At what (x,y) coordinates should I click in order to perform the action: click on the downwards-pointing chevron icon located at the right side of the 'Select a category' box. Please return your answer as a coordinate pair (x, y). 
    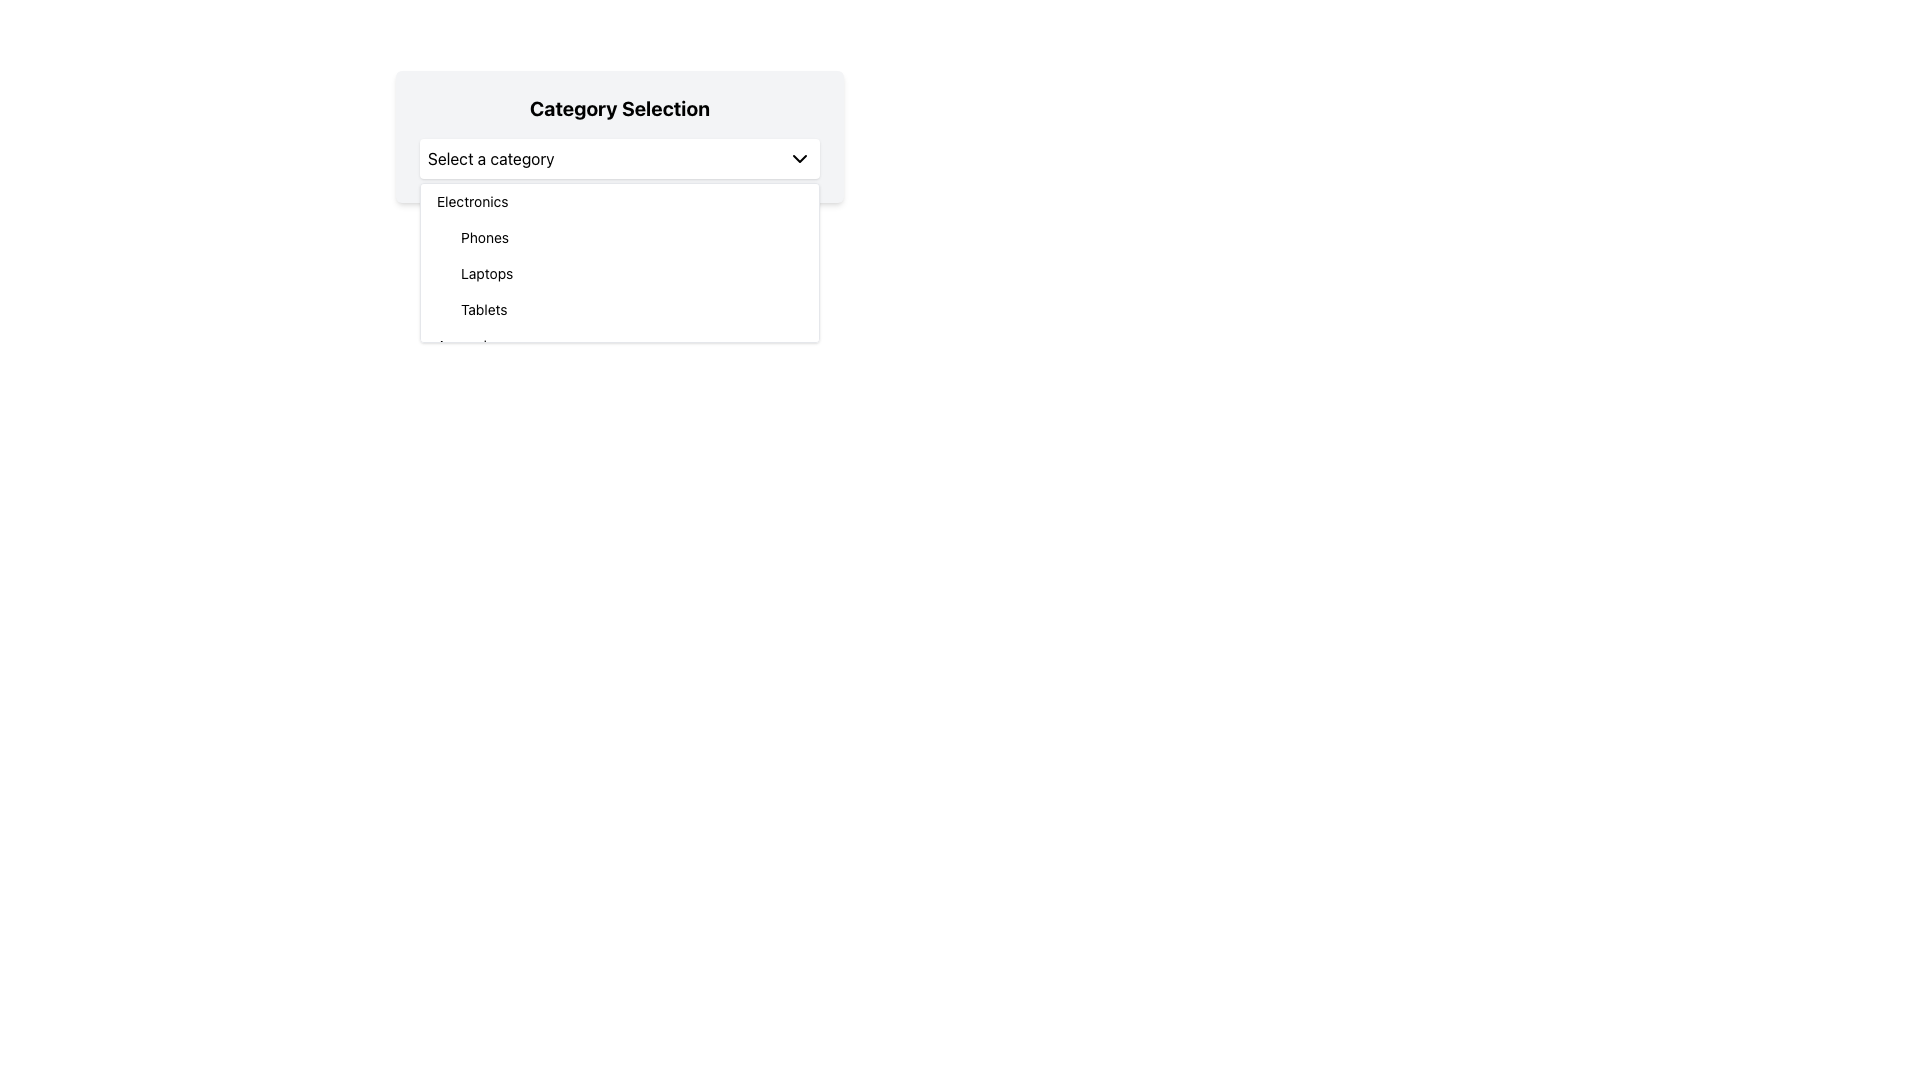
    Looking at the image, I should click on (800, 157).